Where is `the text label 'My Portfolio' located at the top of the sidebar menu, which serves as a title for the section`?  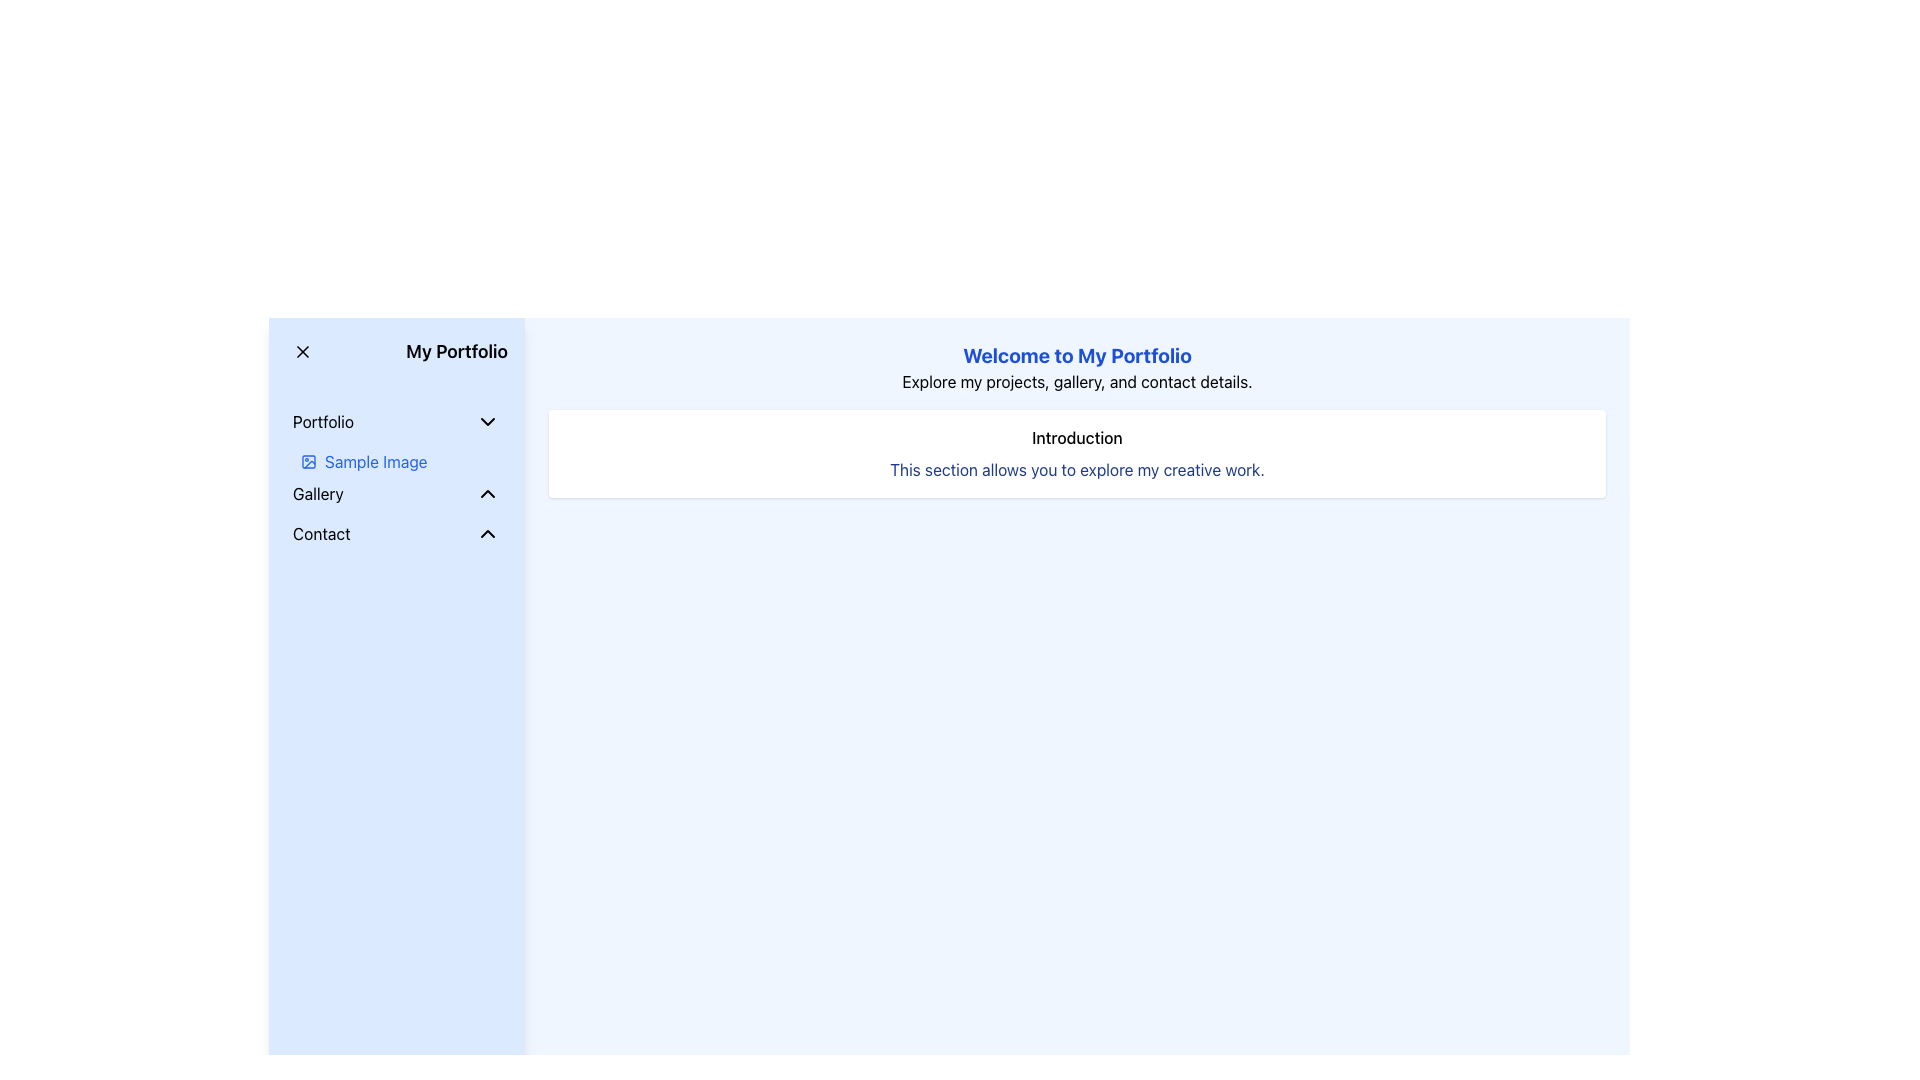 the text label 'My Portfolio' located at the top of the sidebar menu, which serves as a title for the section is located at coordinates (396, 350).